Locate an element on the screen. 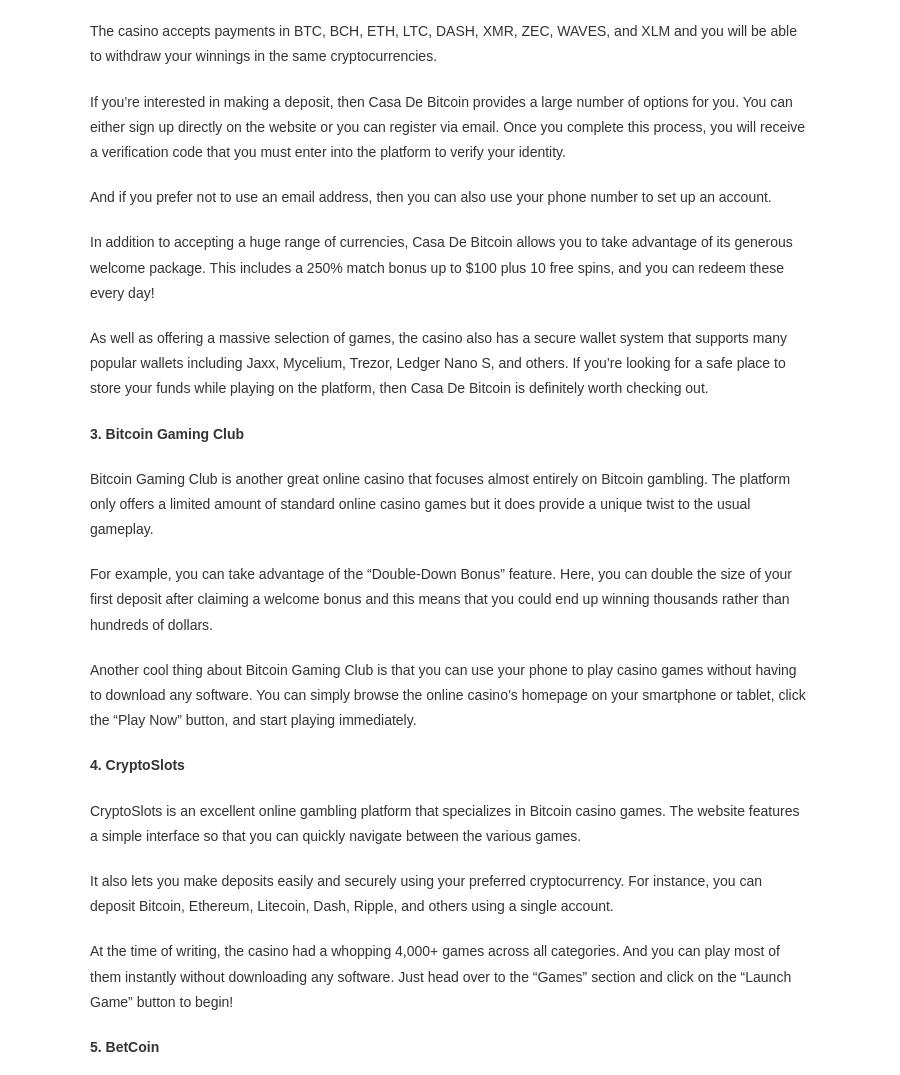  'If you’re interested in making a deposit, then Casa De Bitcoin provides a large number of options for you. You can either sign up directly on the website or you can register via email. Once you complete this process, you will receive a verification code that you must enter into the platform to verify your identity.' is located at coordinates (447, 125).